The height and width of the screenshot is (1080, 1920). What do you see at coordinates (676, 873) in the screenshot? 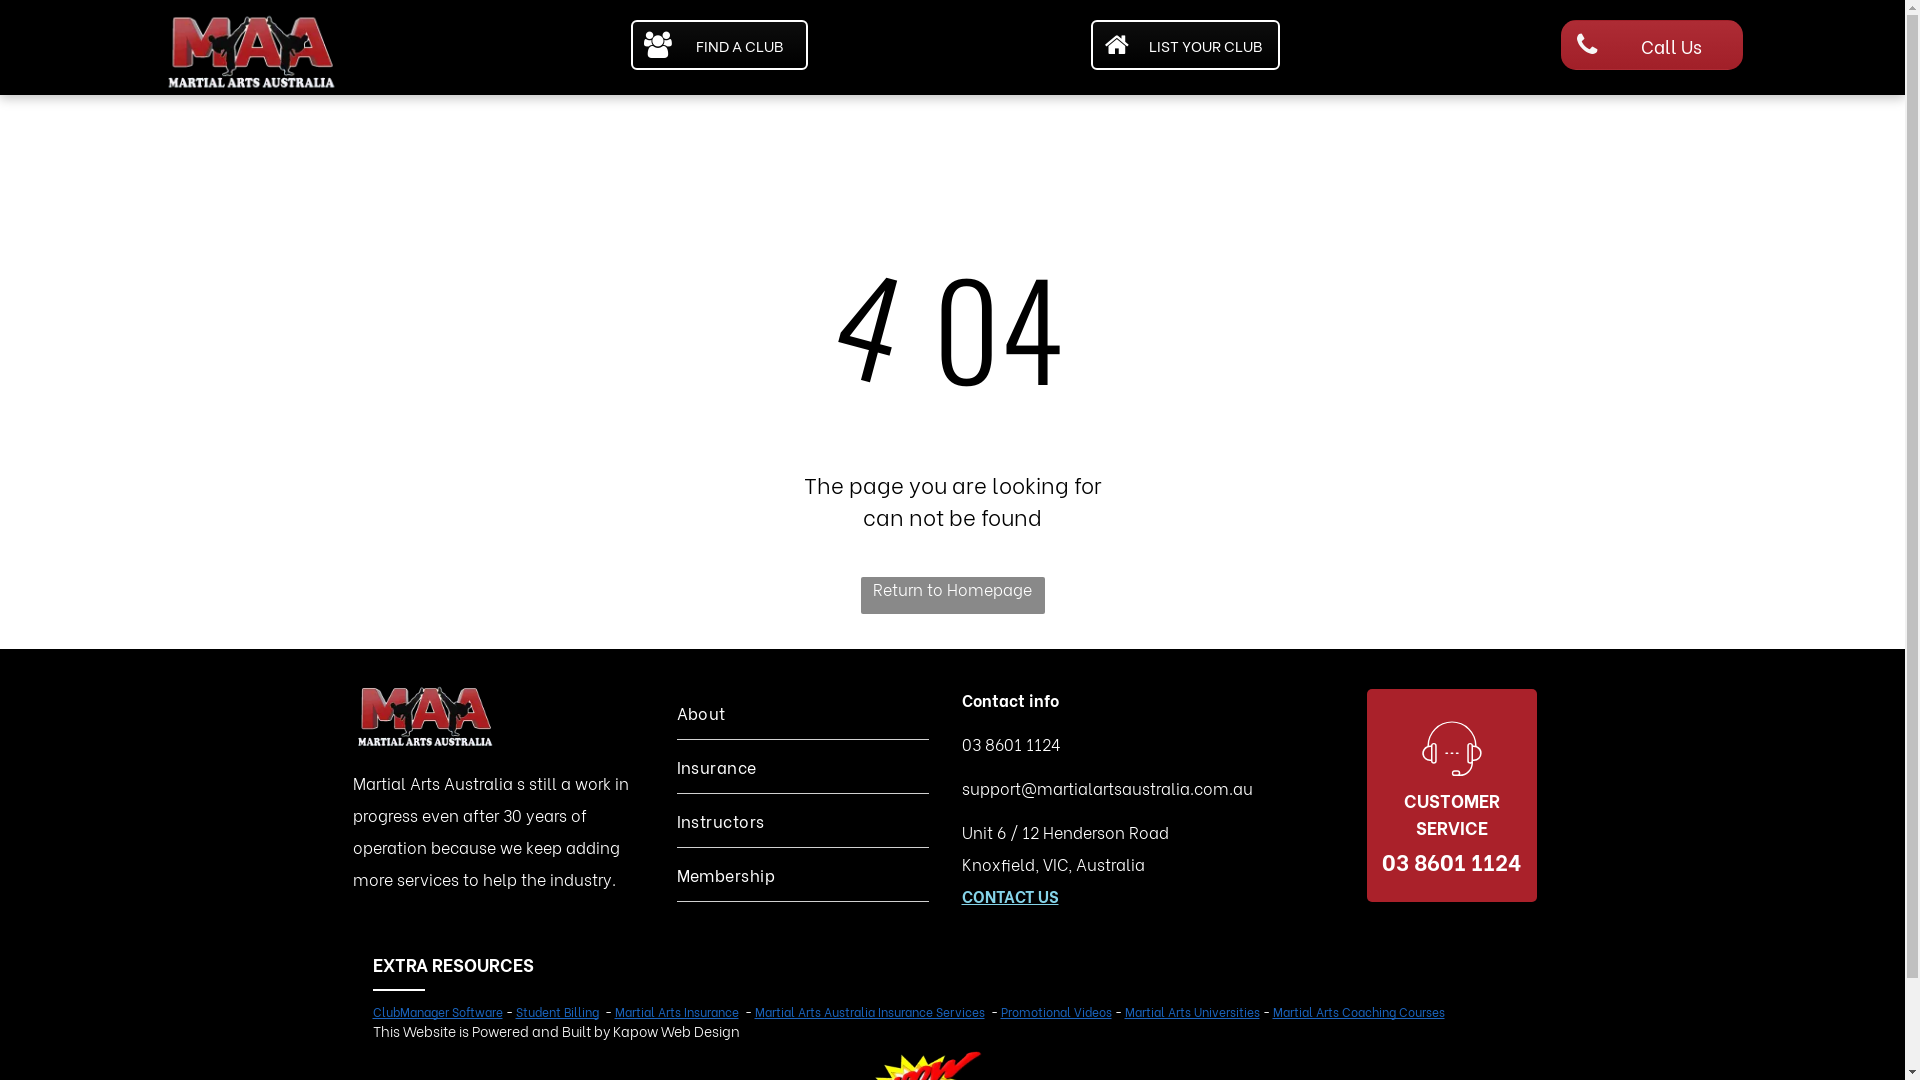
I see `'Membership'` at bounding box center [676, 873].